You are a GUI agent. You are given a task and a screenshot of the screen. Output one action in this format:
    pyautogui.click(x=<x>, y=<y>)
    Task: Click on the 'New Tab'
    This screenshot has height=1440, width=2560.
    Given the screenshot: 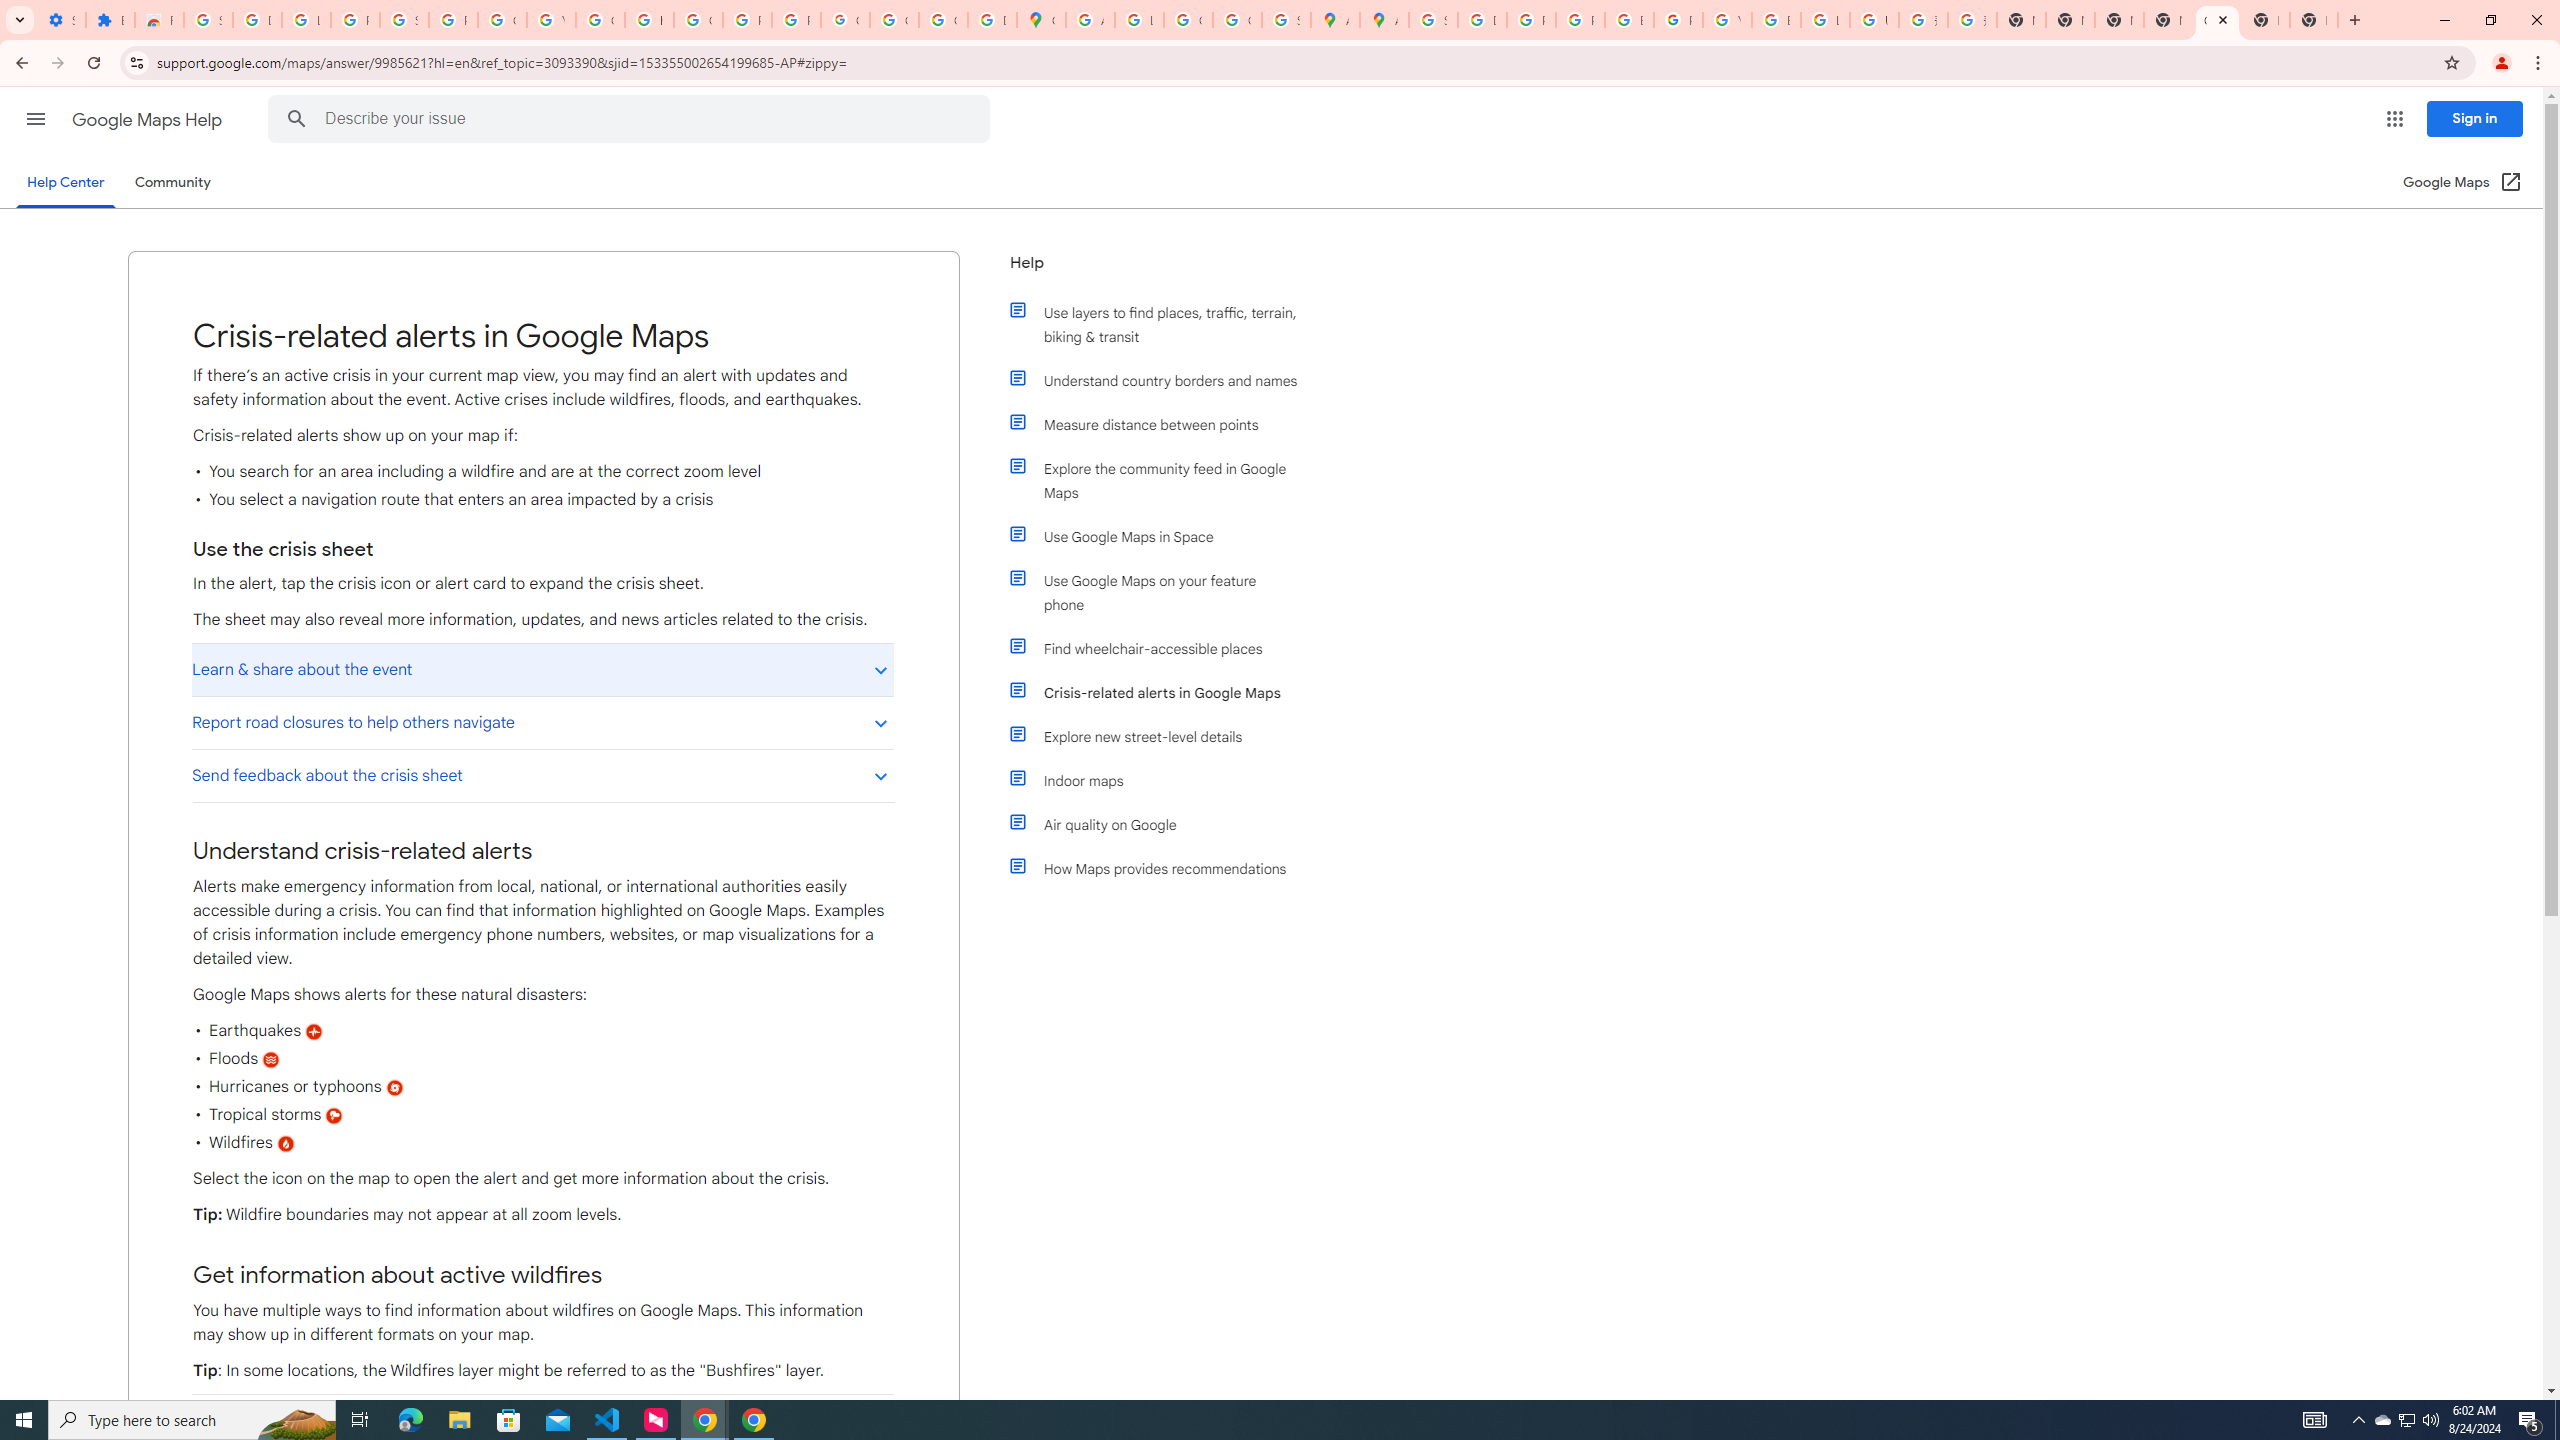 What is the action you would take?
    pyautogui.click(x=2314, y=19)
    